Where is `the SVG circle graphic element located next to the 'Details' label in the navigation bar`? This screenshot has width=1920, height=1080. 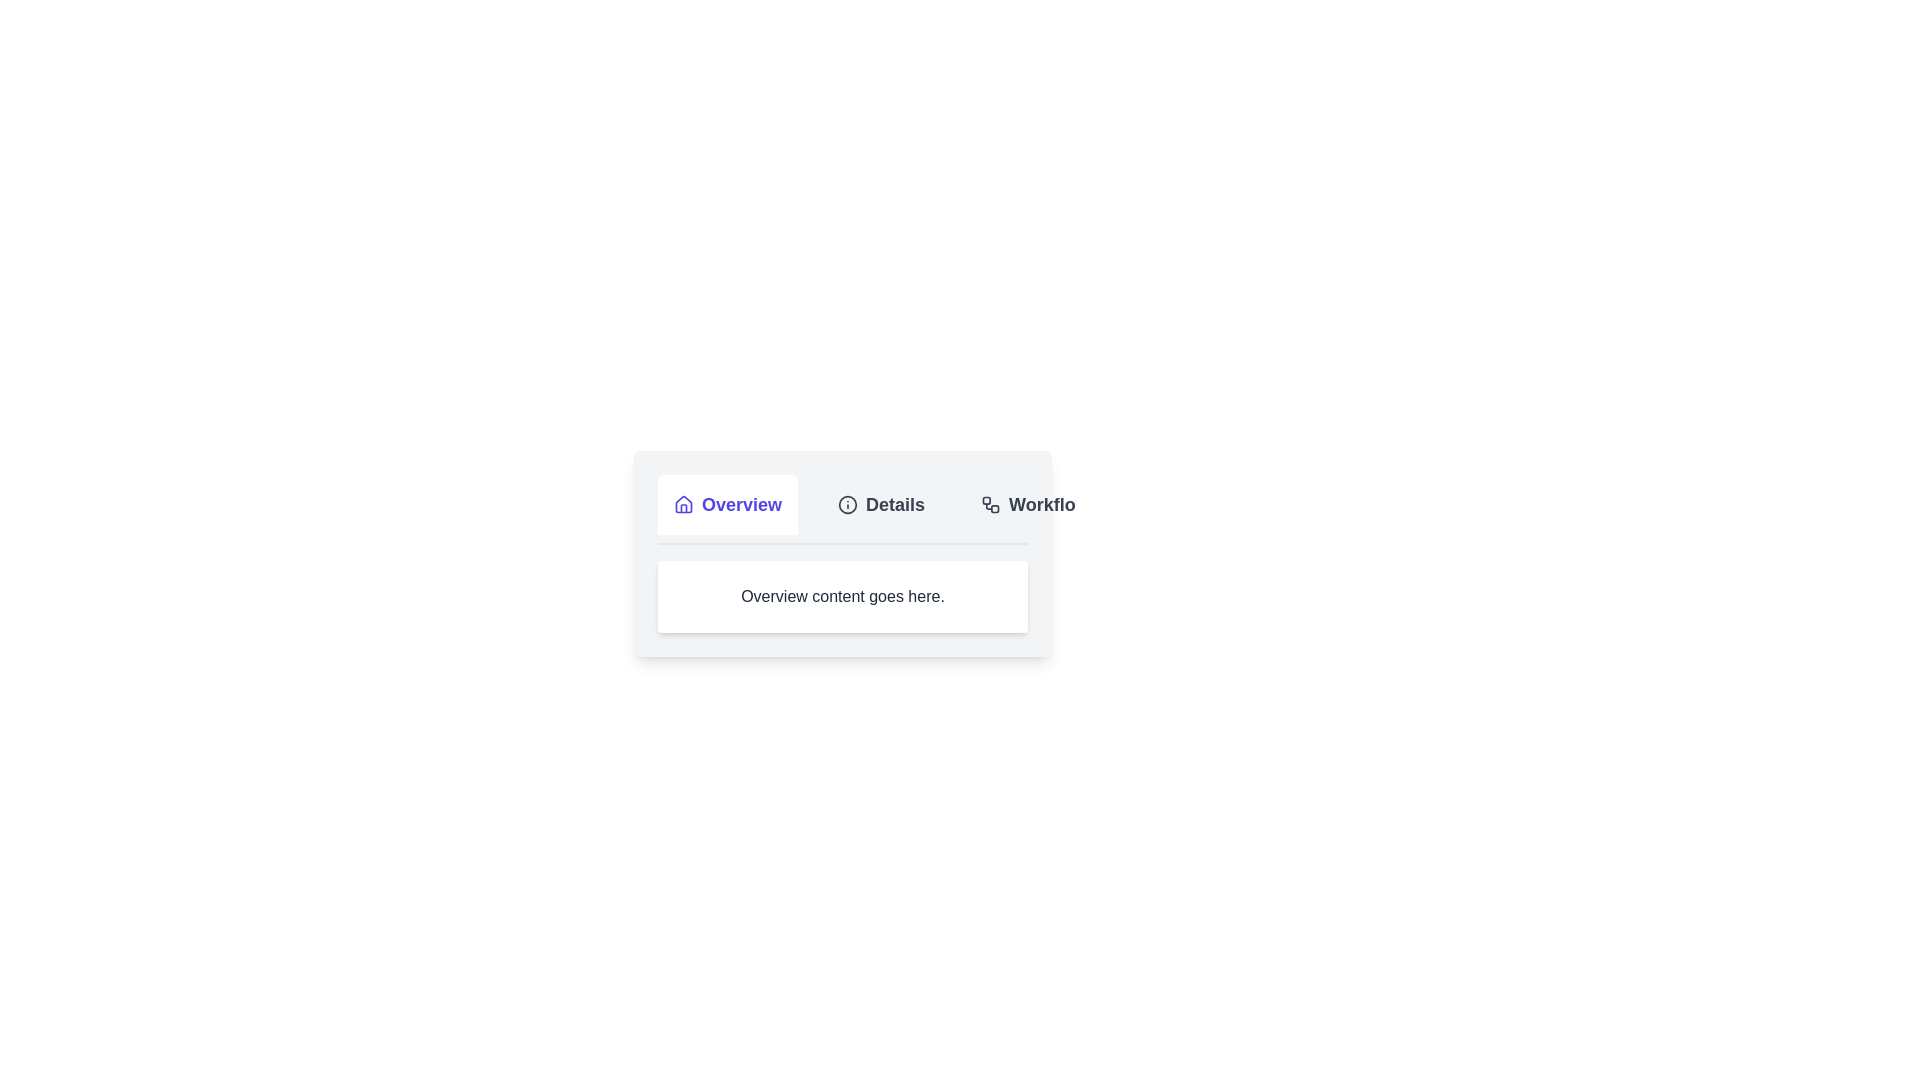 the SVG circle graphic element located next to the 'Details' label in the navigation bar is located at coordinates (848, 504).